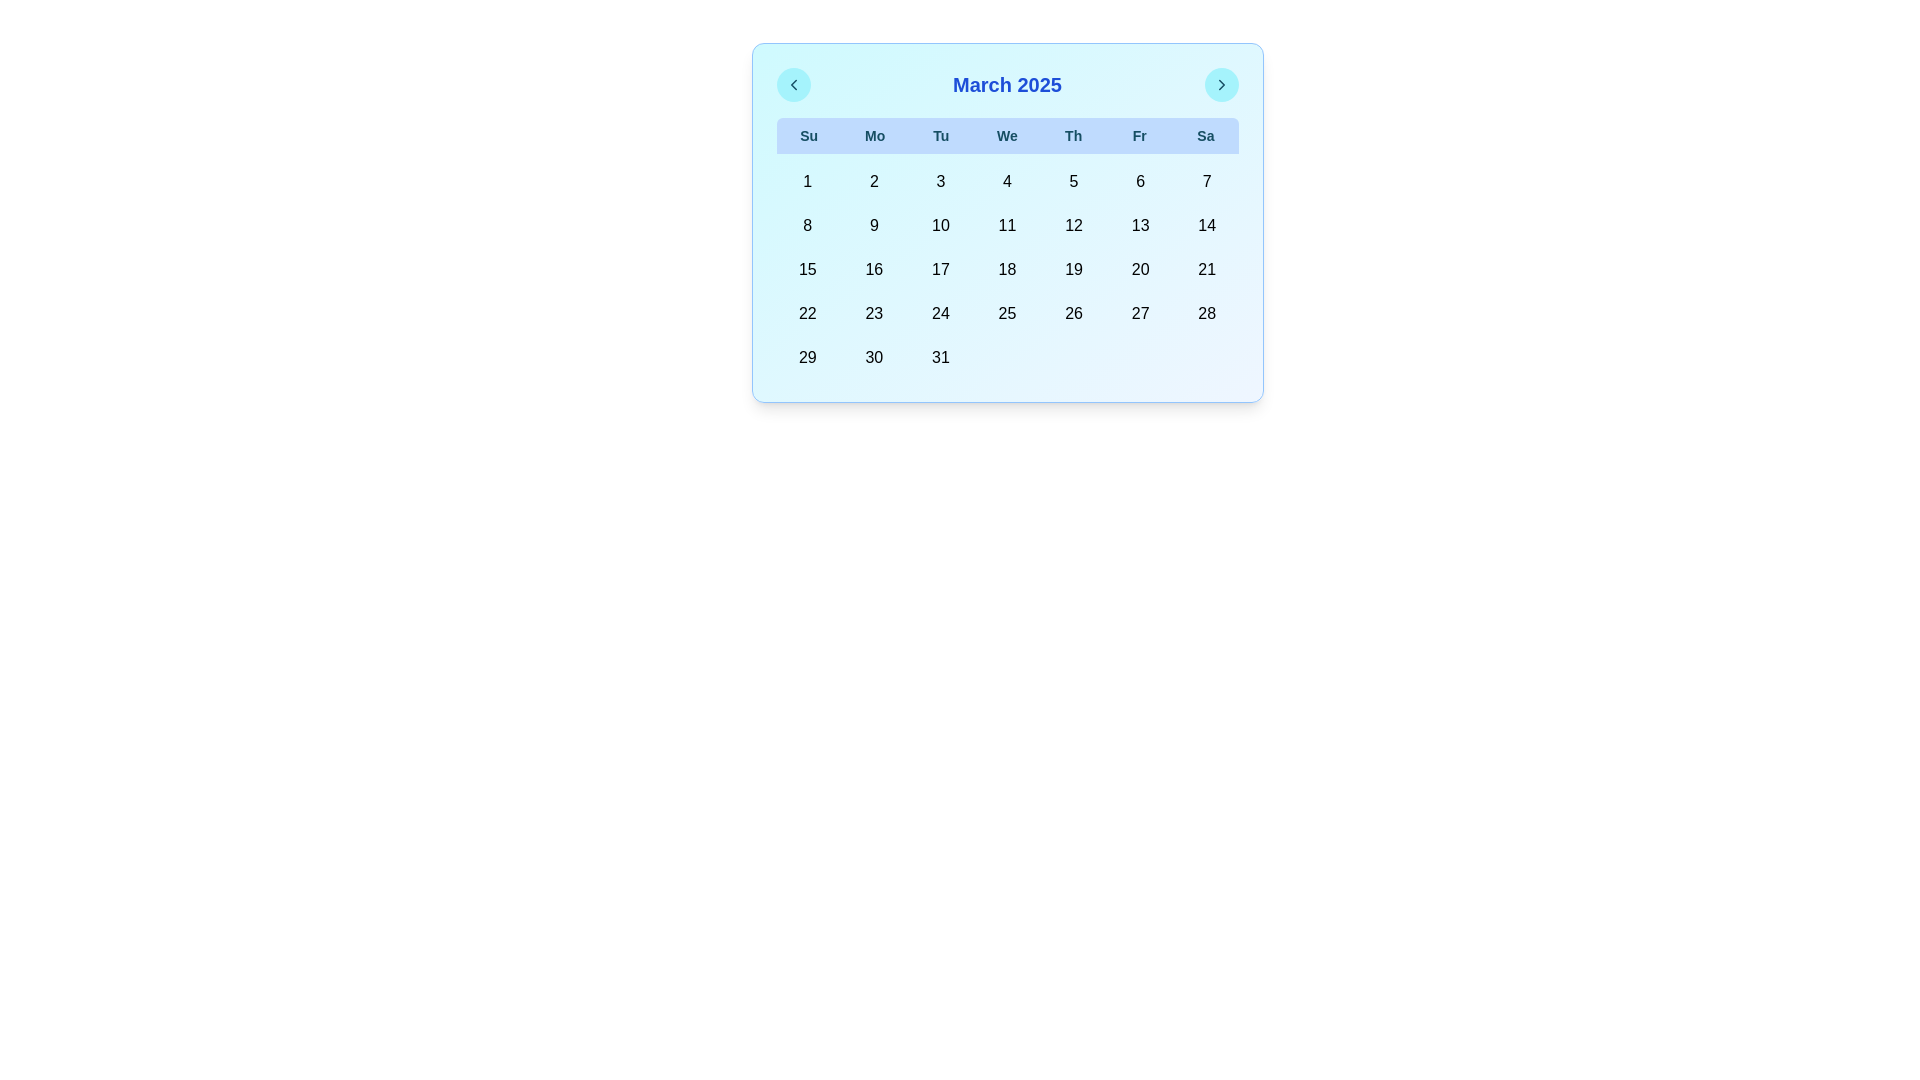 The height and width of the screenshot is (1080, 1920). What do you see at coordinates (1220, 83) in the screenshot?
I see `the right-facing chevron icon with a thin outline and cyan accents located in the top right corner of the calendar interface` at bounding box center [1220, 83].